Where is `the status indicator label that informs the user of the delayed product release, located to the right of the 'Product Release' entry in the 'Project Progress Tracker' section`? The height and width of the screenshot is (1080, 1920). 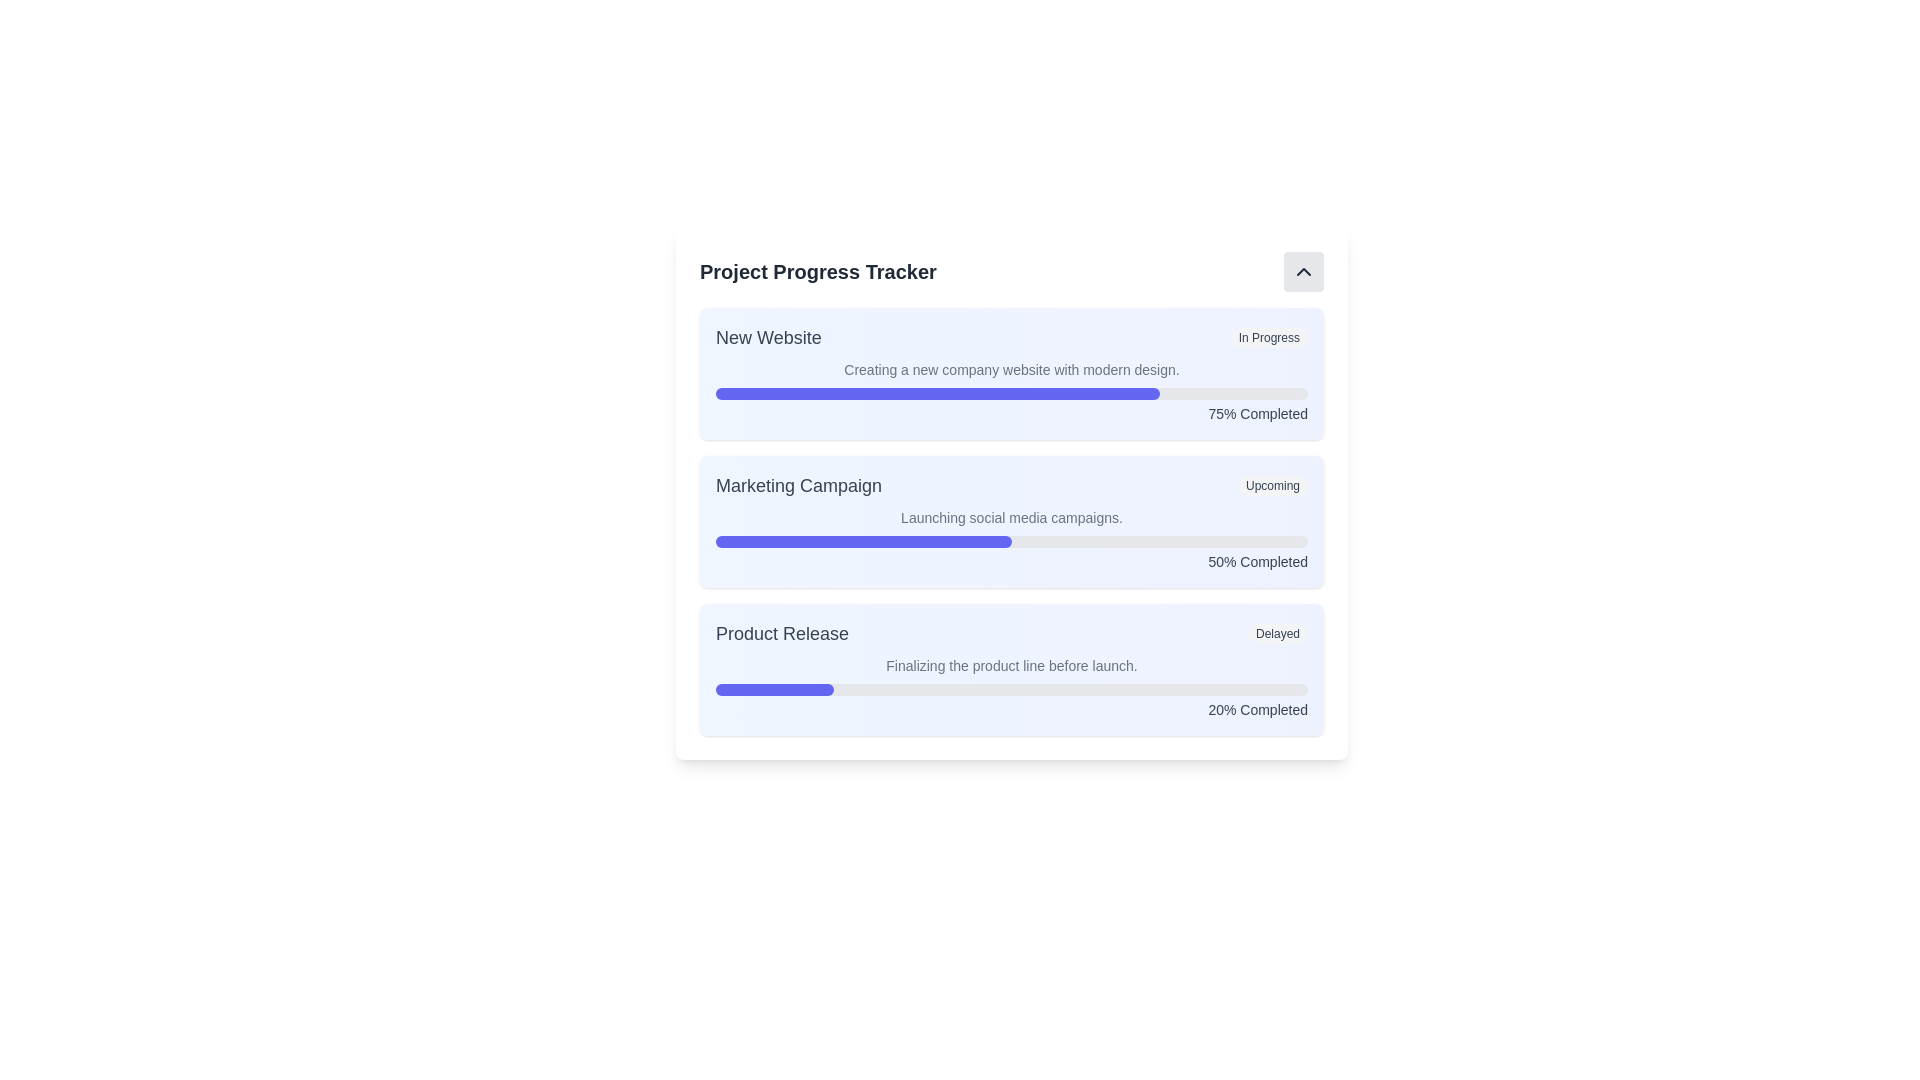 the status indicator label that informs the user of the delayed product release, located to the right of the 'Product Release' entry in the 'Project Progress Tracker' section is located at coordinates (1276, 633).